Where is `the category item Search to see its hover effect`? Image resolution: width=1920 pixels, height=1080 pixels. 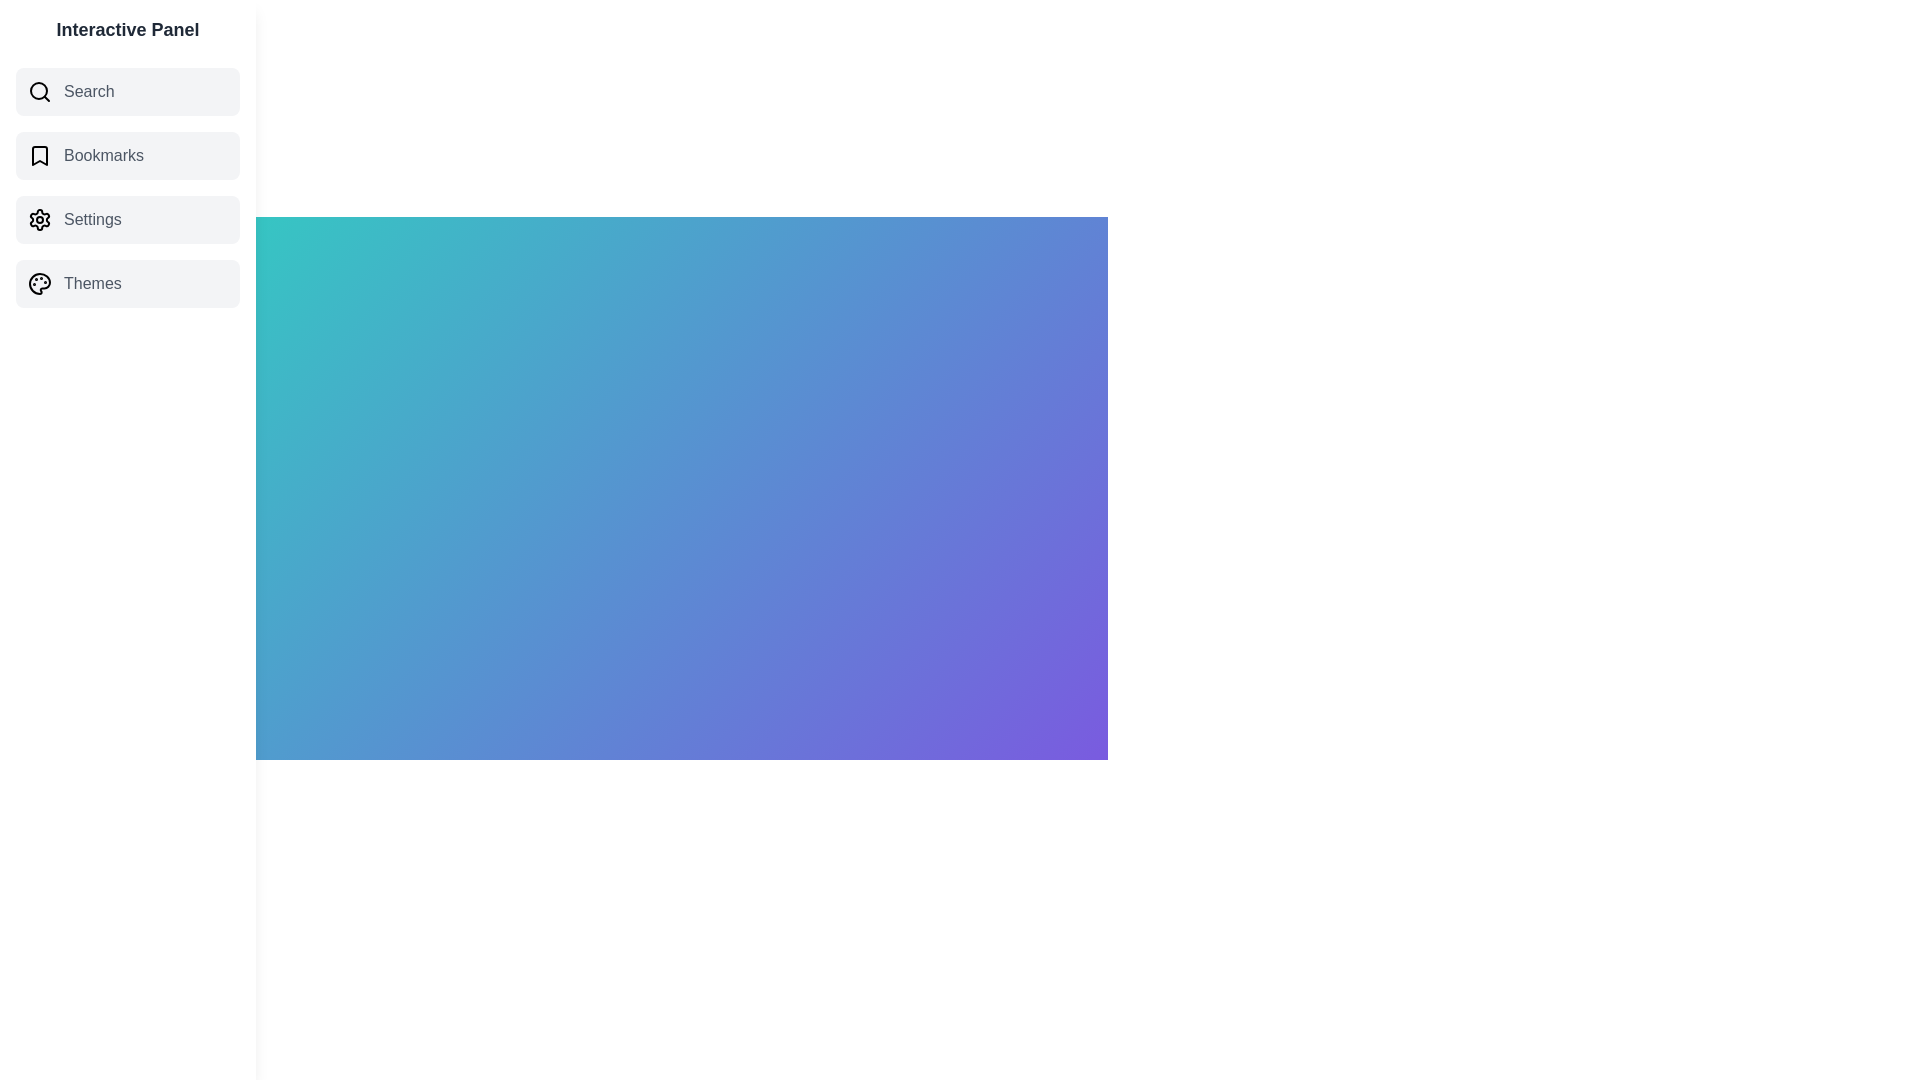
the category item Search to see its hover effect is located at coordinates (127, 92).